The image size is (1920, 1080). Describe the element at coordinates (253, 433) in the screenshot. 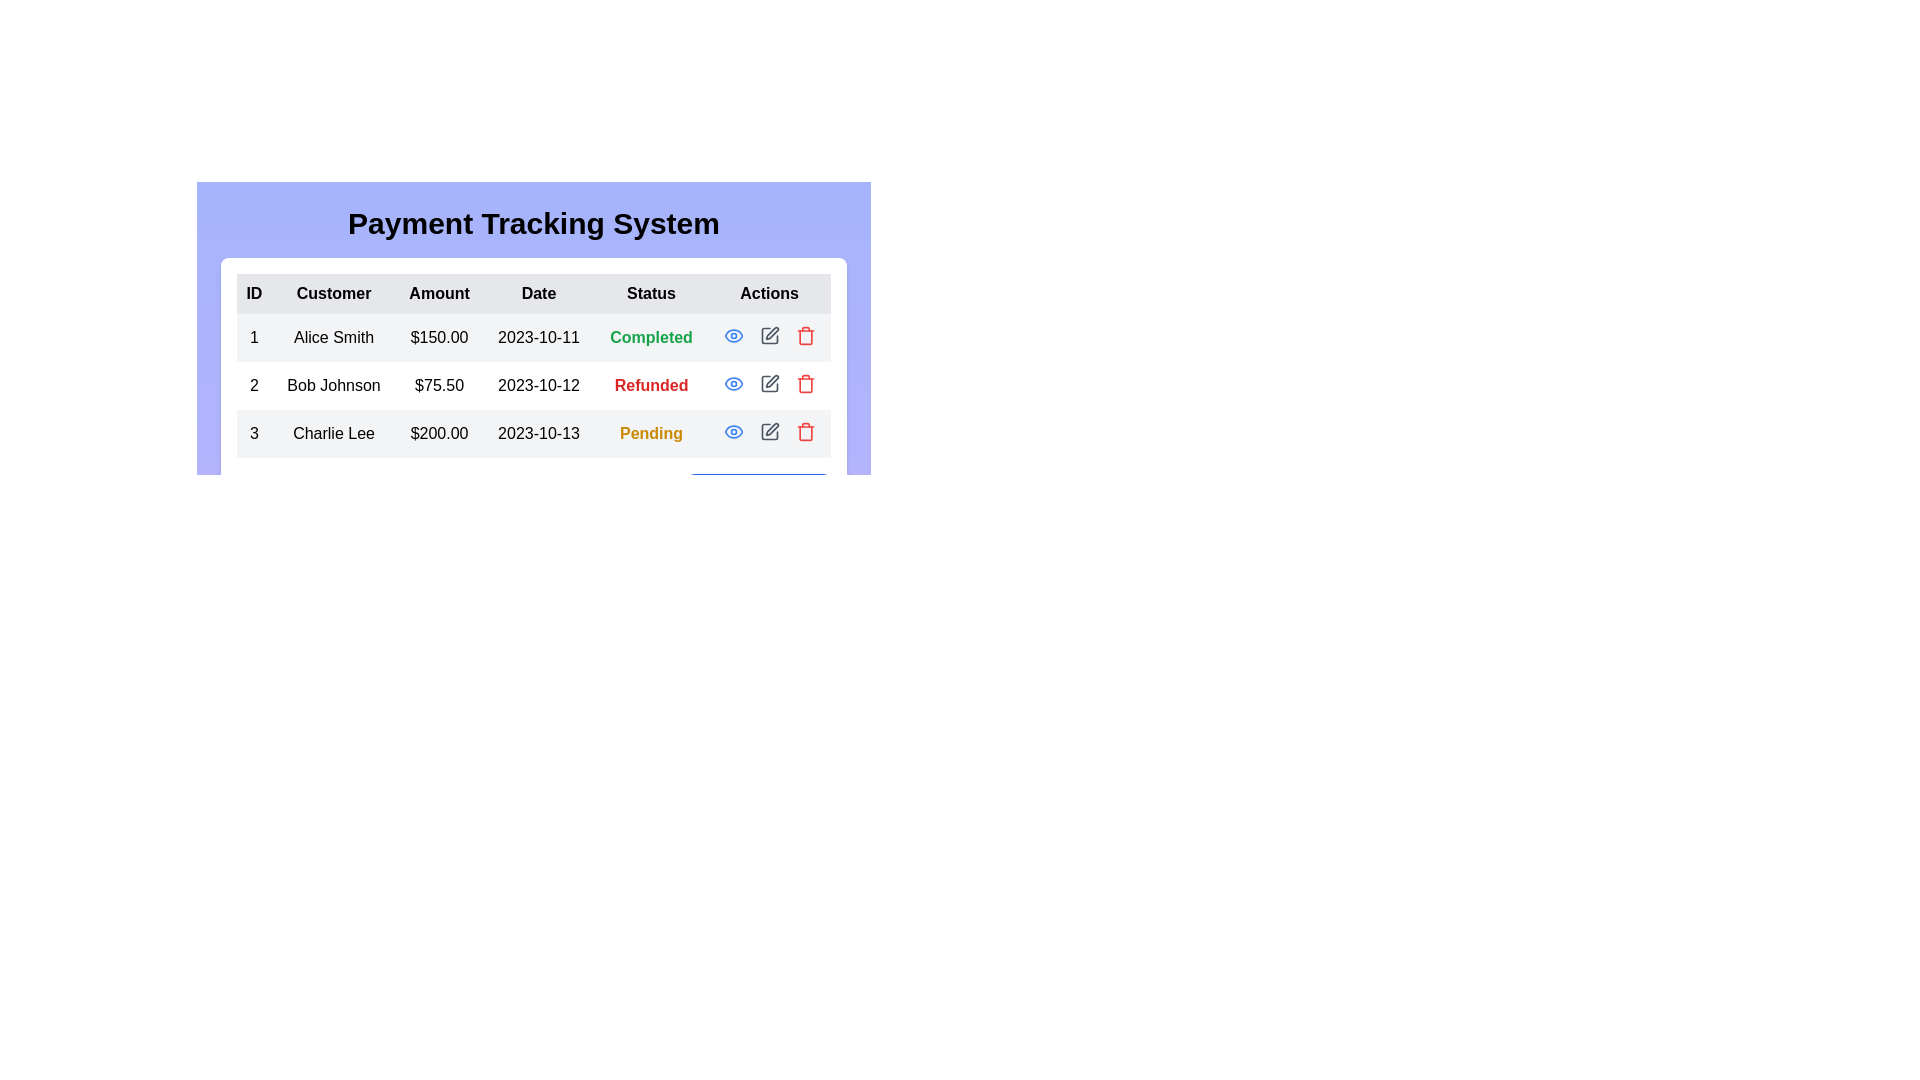

I see `the numeric label displaying the number '3' under the ID header in the table row for 'Charlie Lee'` at that location.